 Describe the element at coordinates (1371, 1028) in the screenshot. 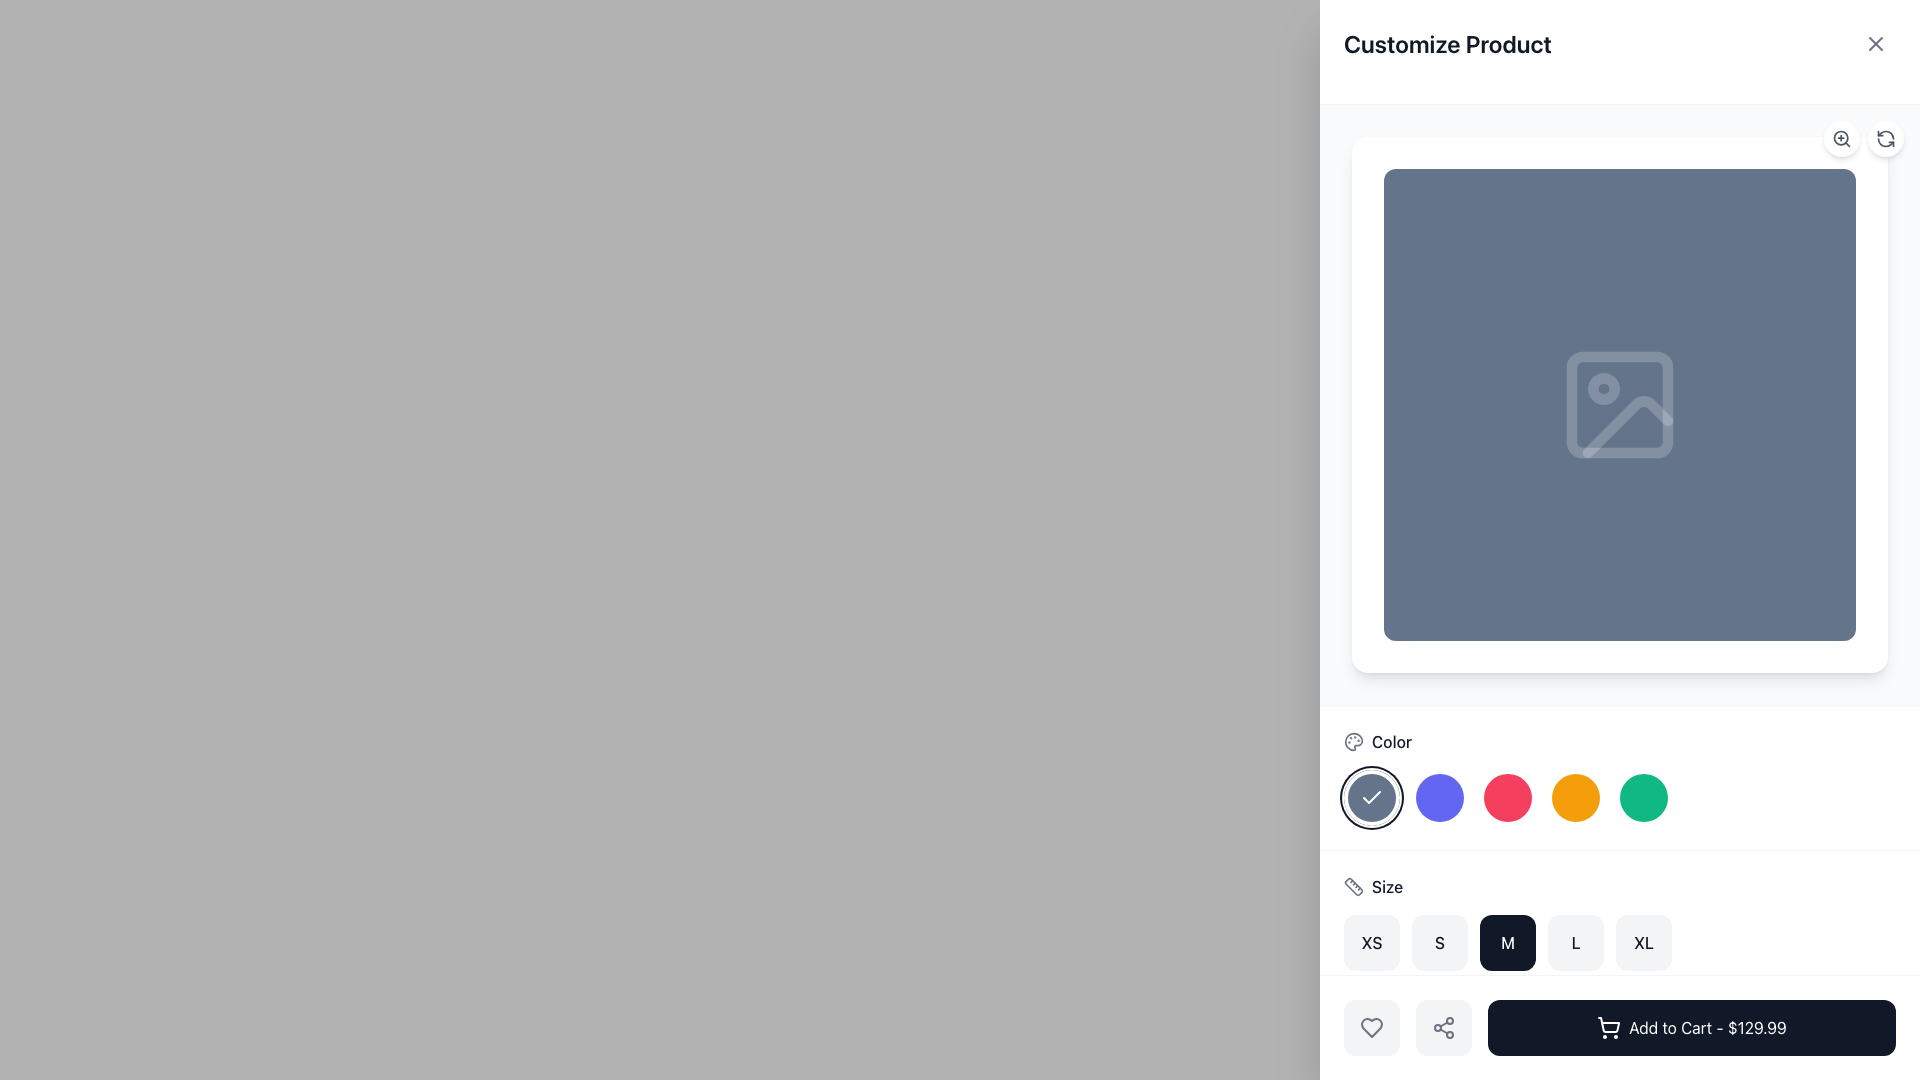

I see `the favoriting icon located at the lower center of the interactive customization panel, beneath the size selection section, to indicate an affinity for the product` at that location.